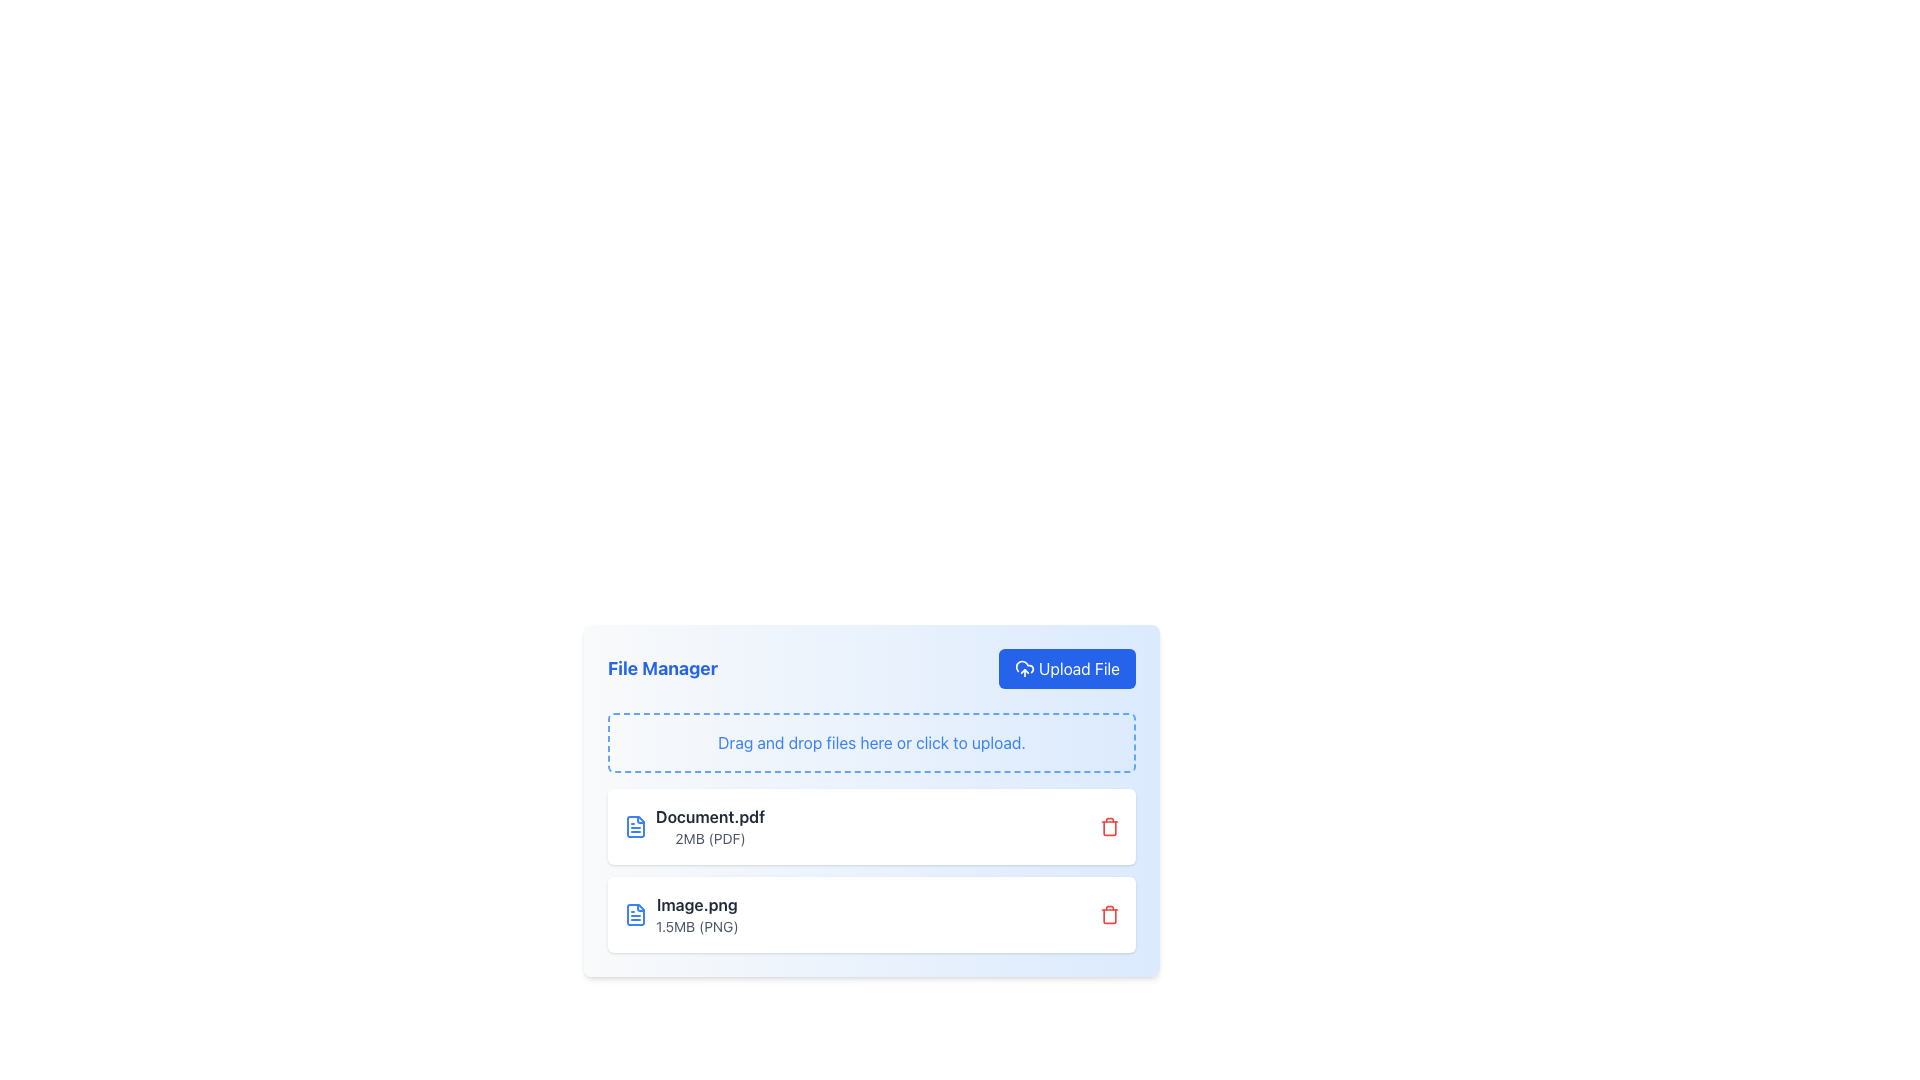  I want to click on the text label displaying '1.5MB (PNG)' which is positioned below the document icon 'Image.png' in the file manager interface, so click(697, 926).